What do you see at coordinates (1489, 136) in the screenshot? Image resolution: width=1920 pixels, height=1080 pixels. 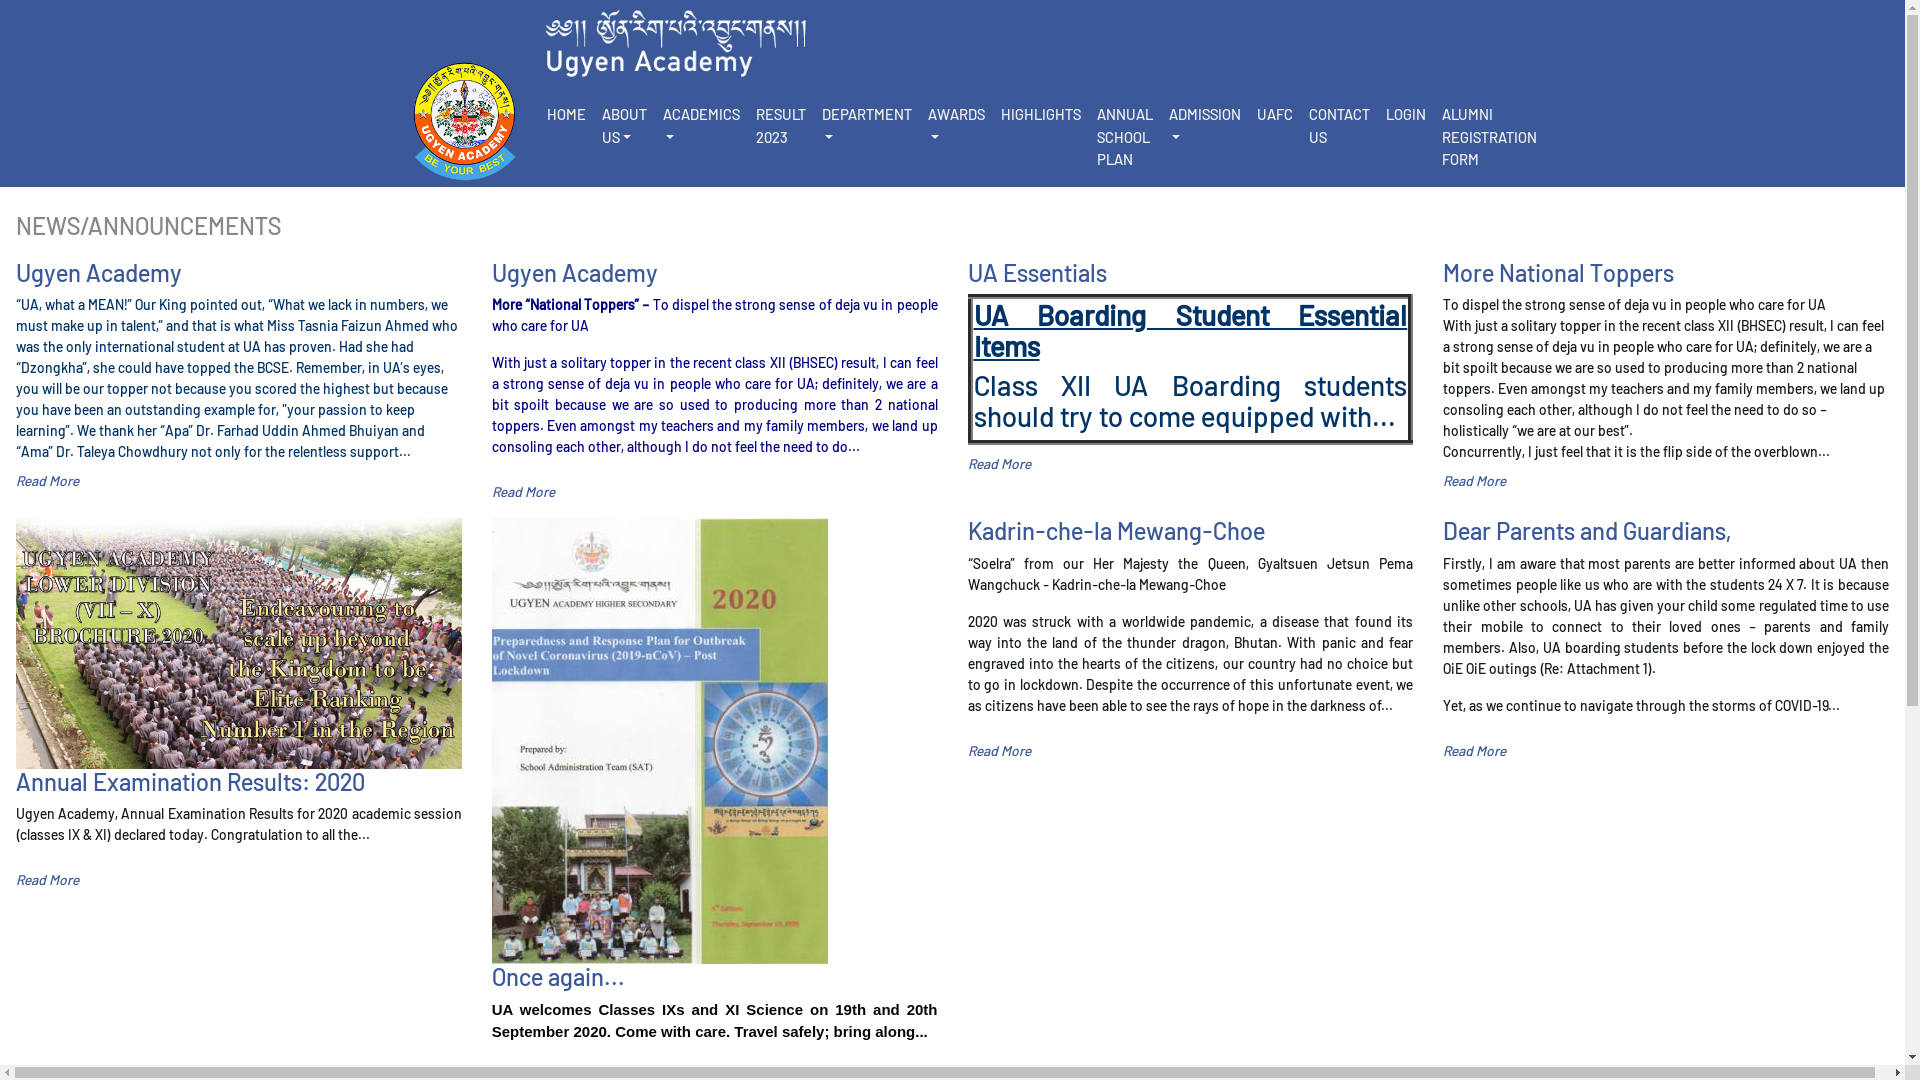 I see `'ALUMNI REGISTRATION FORM'` at bounding box center [1489, 136].